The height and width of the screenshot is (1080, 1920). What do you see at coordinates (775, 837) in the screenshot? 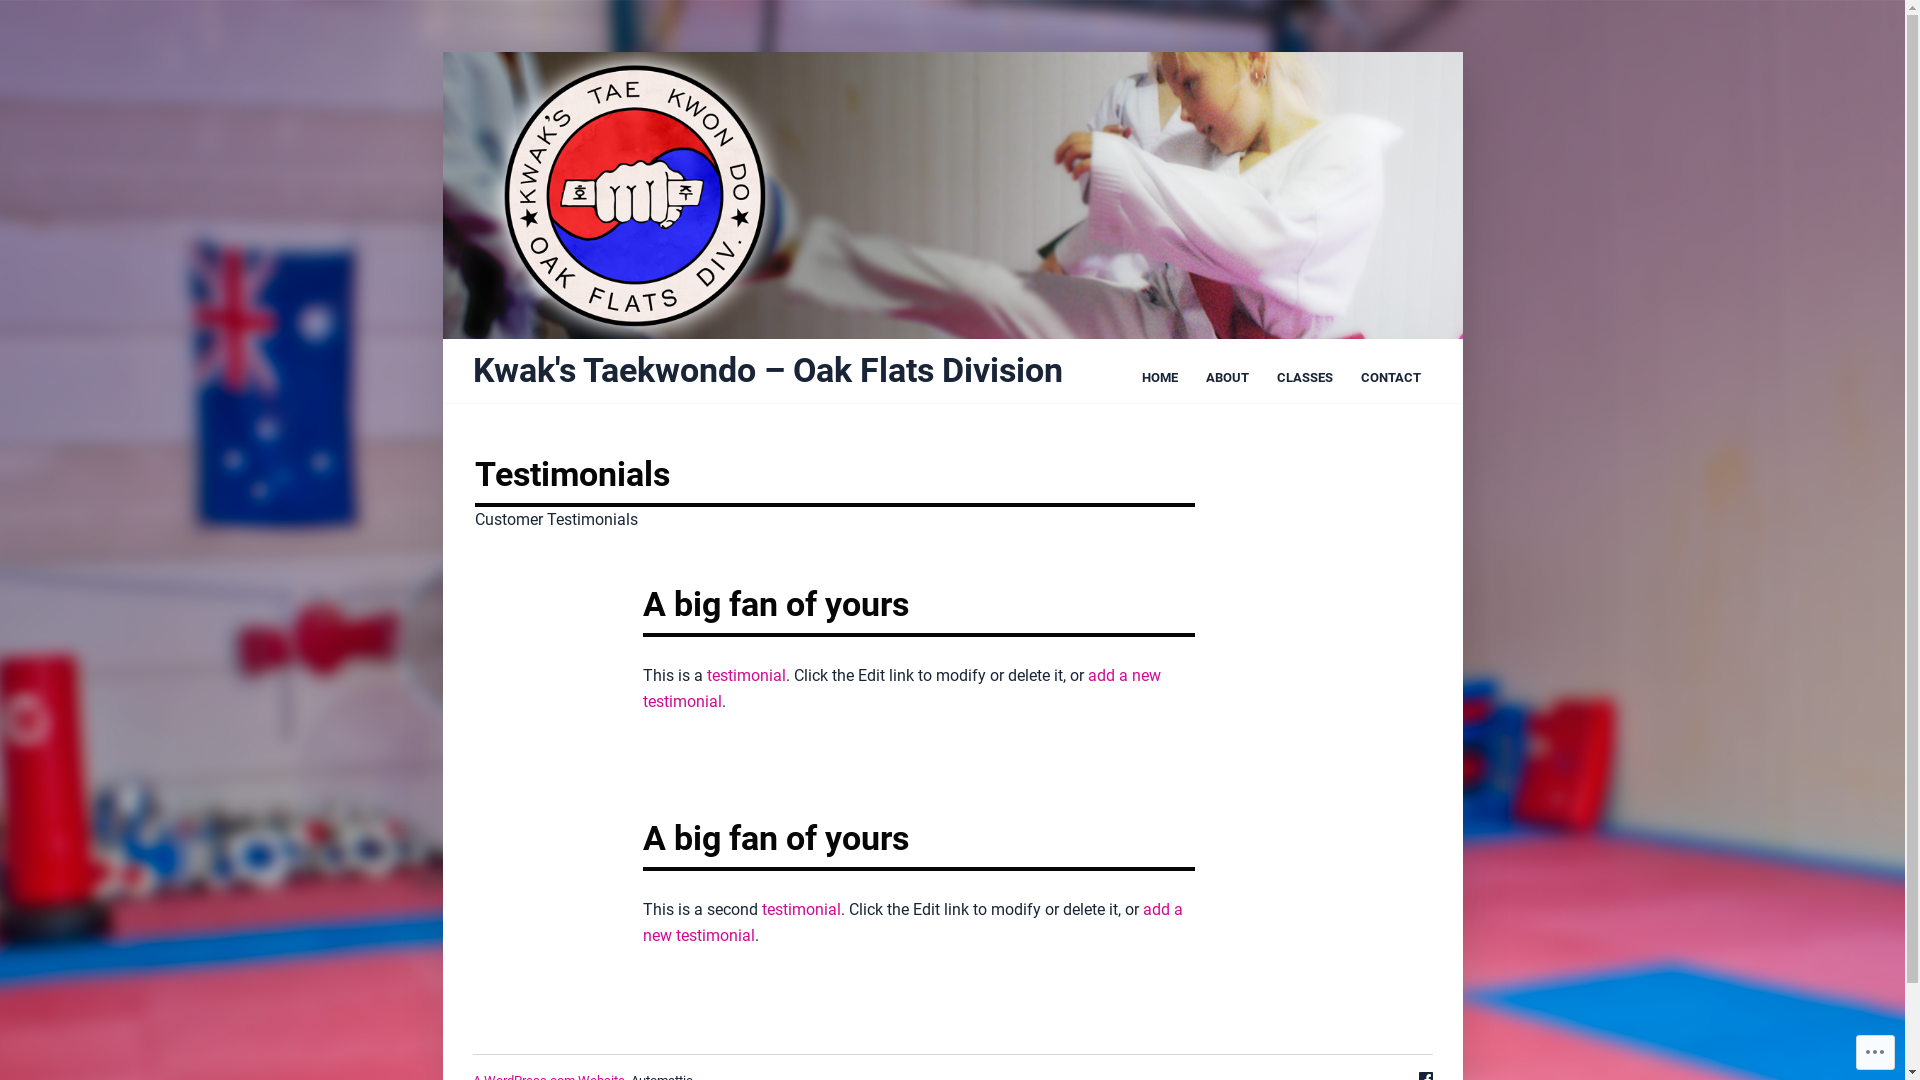
I see `'A big fan of yours'` at bounding box center [775, 837].